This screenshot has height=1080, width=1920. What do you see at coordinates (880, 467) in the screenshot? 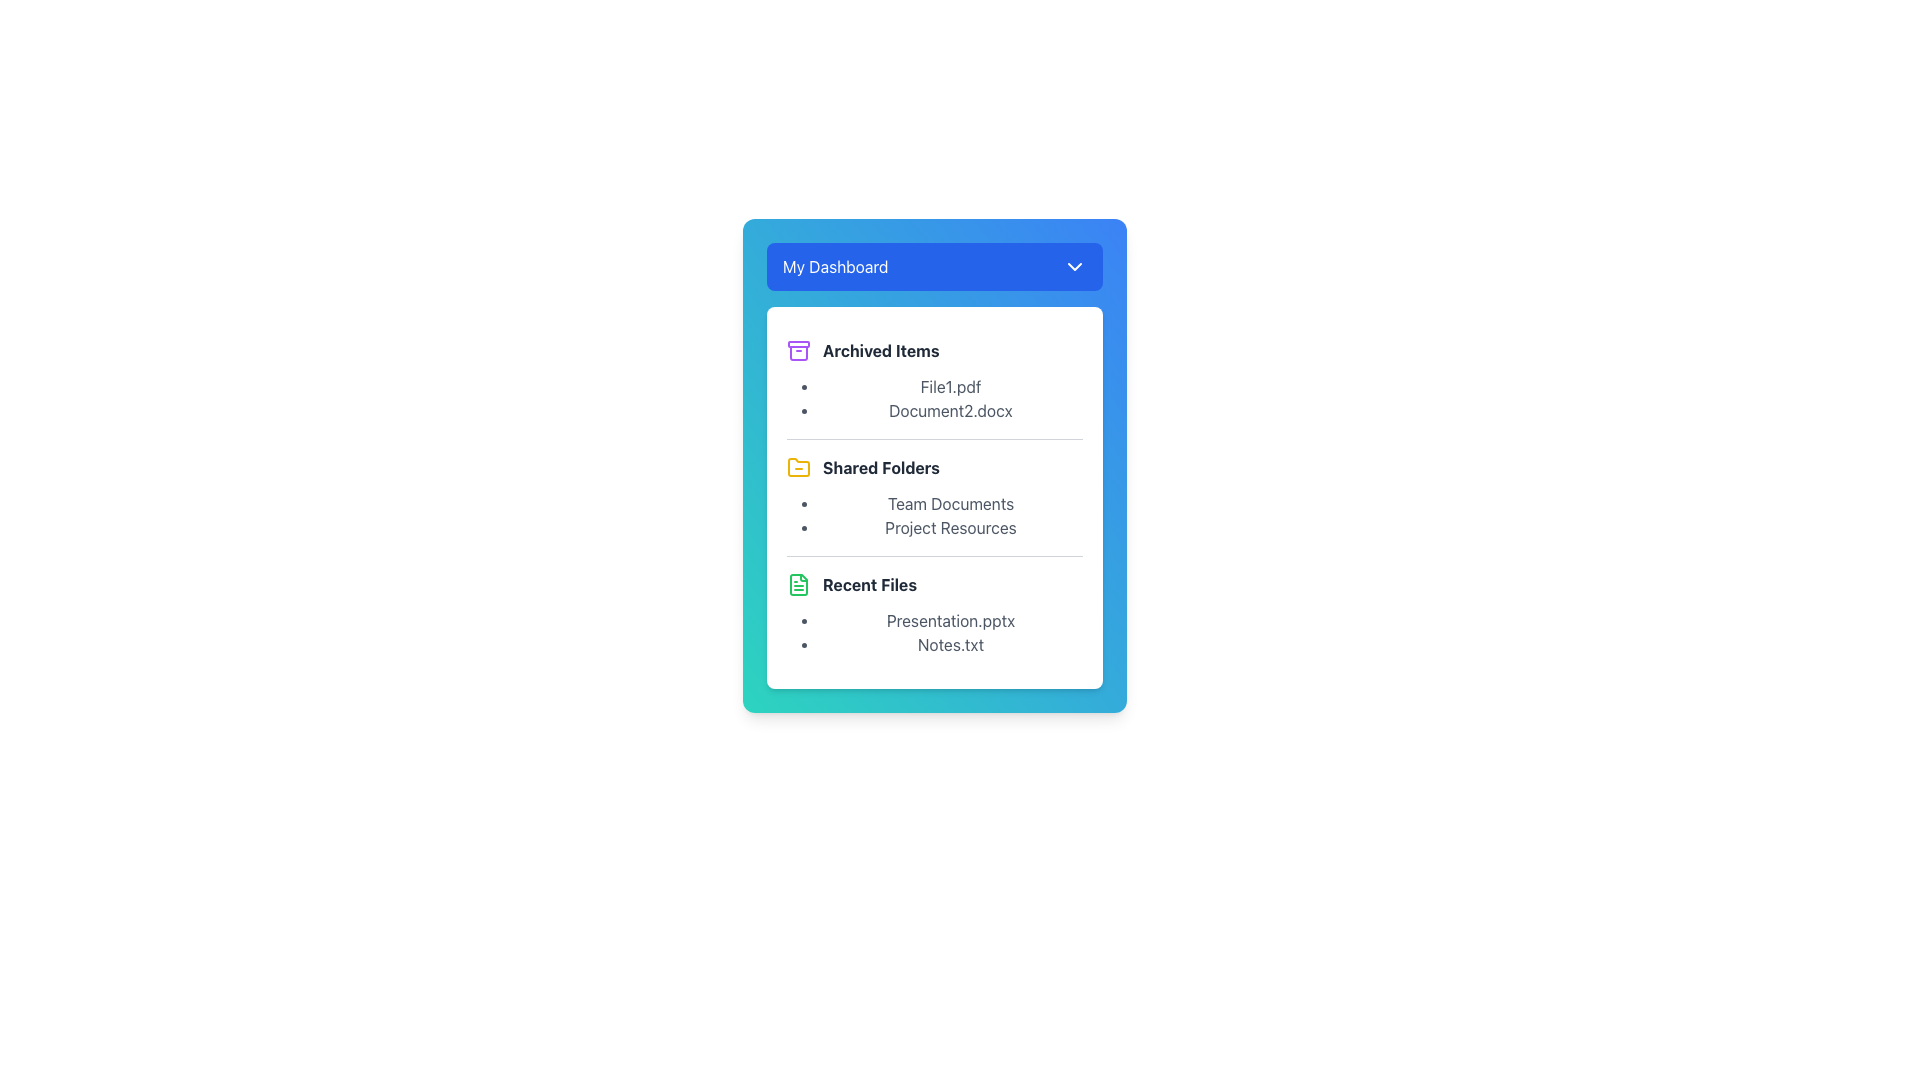
I see `the bold, dark gray text label reading 'Shared Folders', which is positioned near the top center of the 'My Dashboard' panel and is adjacent to a yellow folder icon` at bounding box center [880, 467].